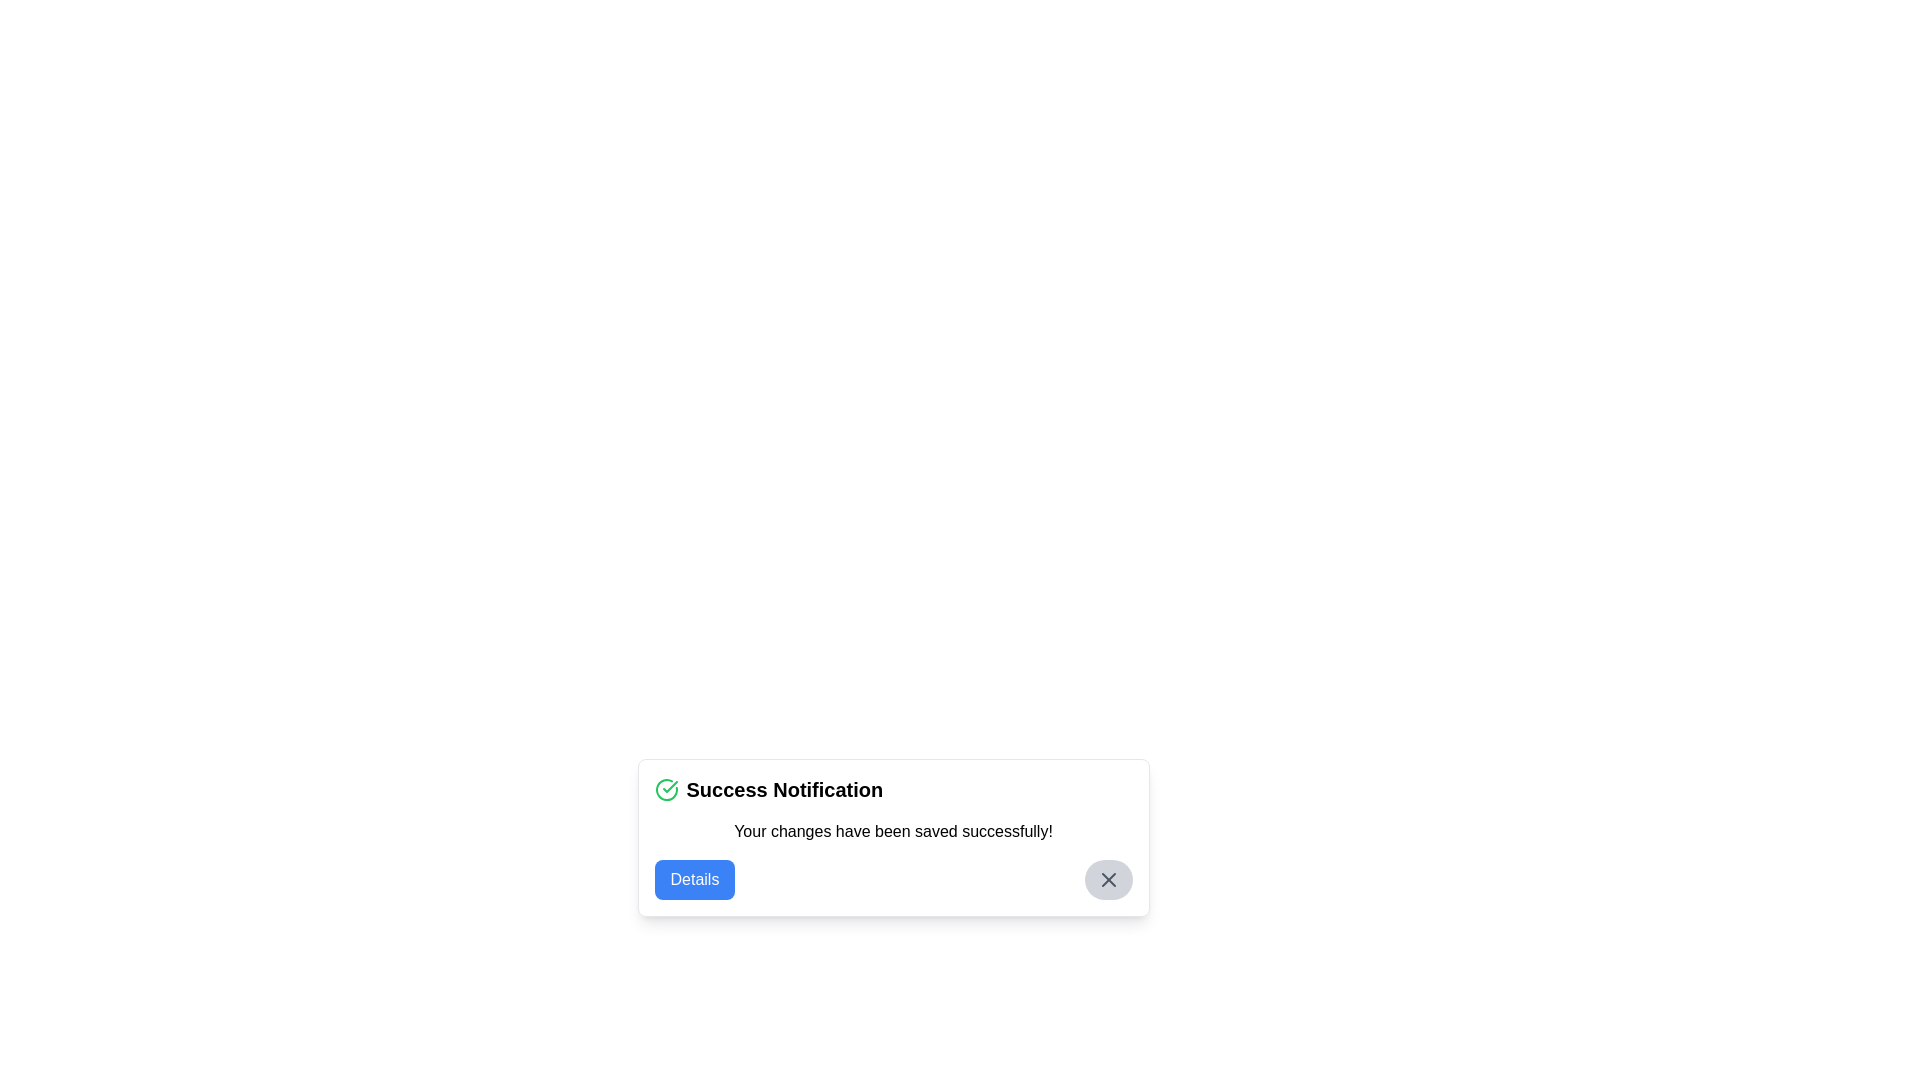 This screenshot has height=1080, width=1920. What do you see at coordinates (1107, 878) in the screenshot?
I see `the close button icon located at the top-right corner of the success notification modal` at bounding box center [1107, 878].